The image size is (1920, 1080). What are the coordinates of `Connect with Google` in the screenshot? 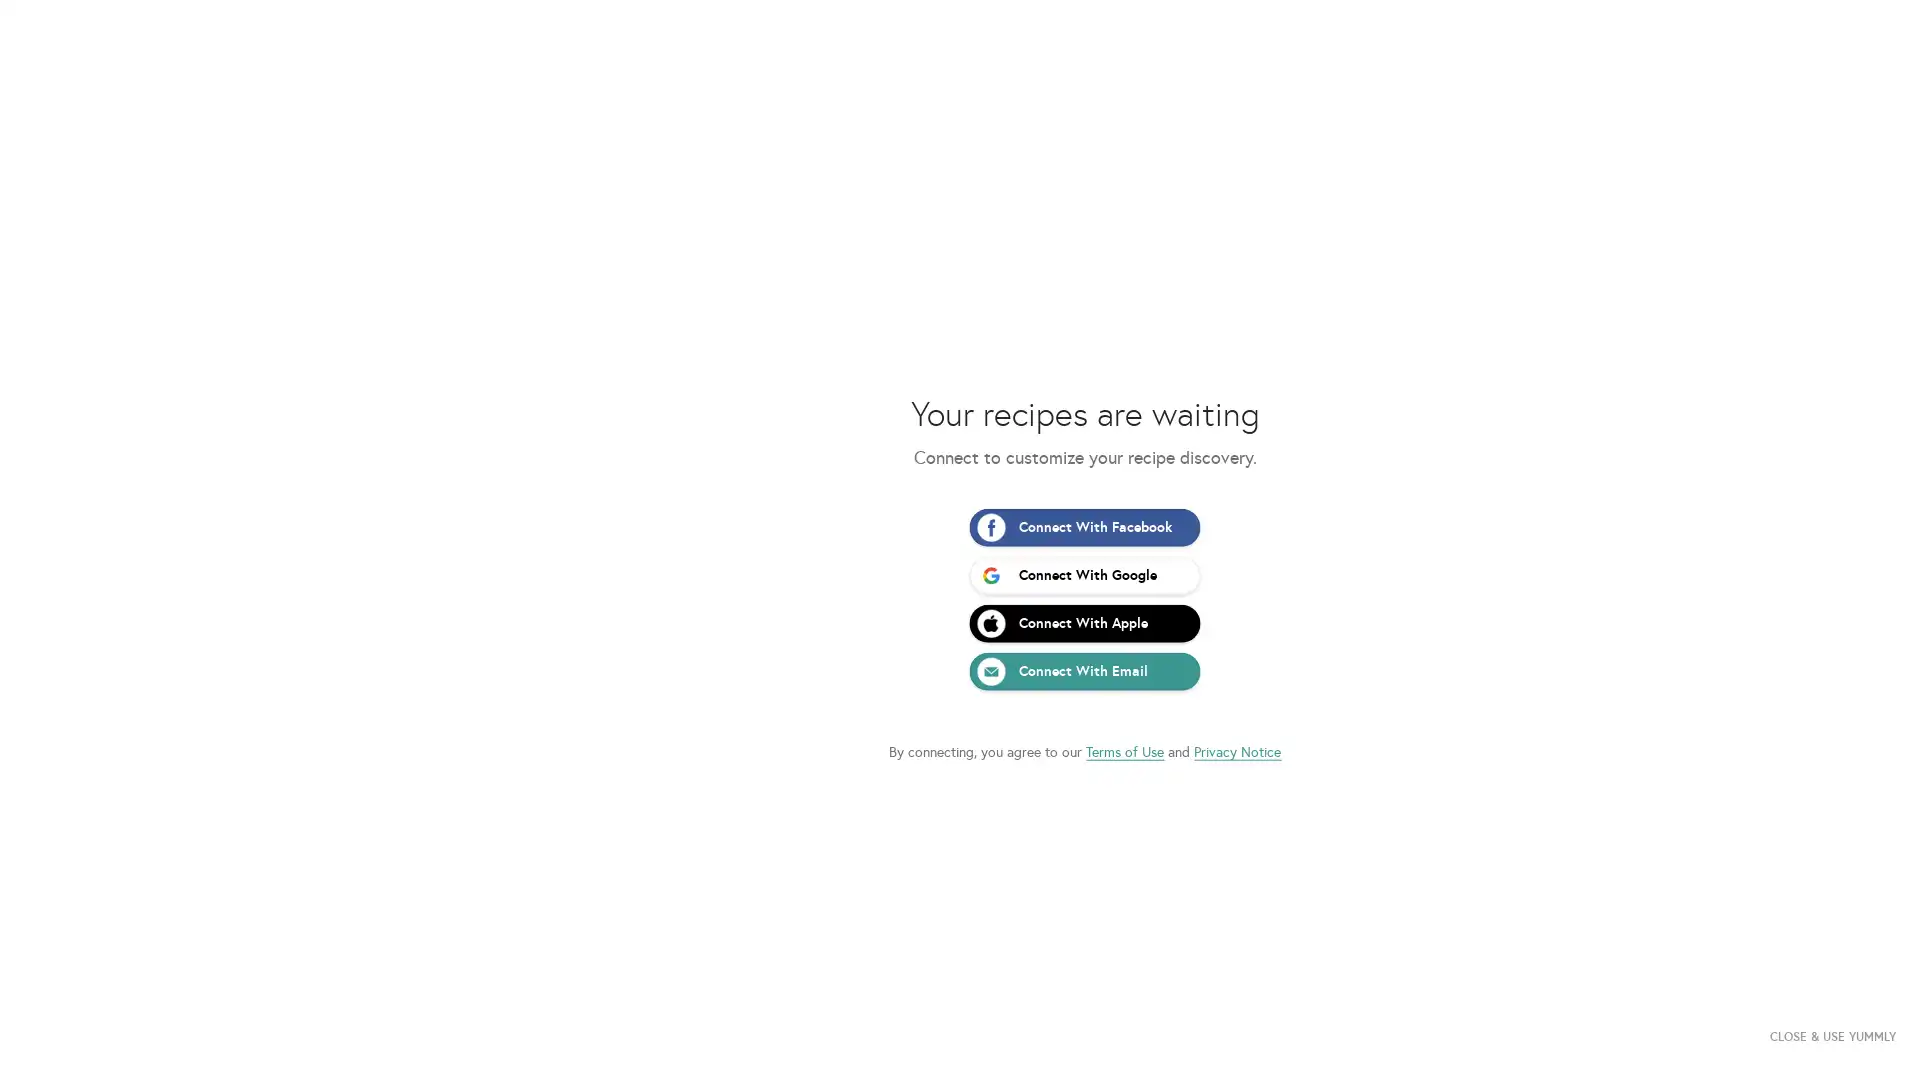 It's located at (958, 574).